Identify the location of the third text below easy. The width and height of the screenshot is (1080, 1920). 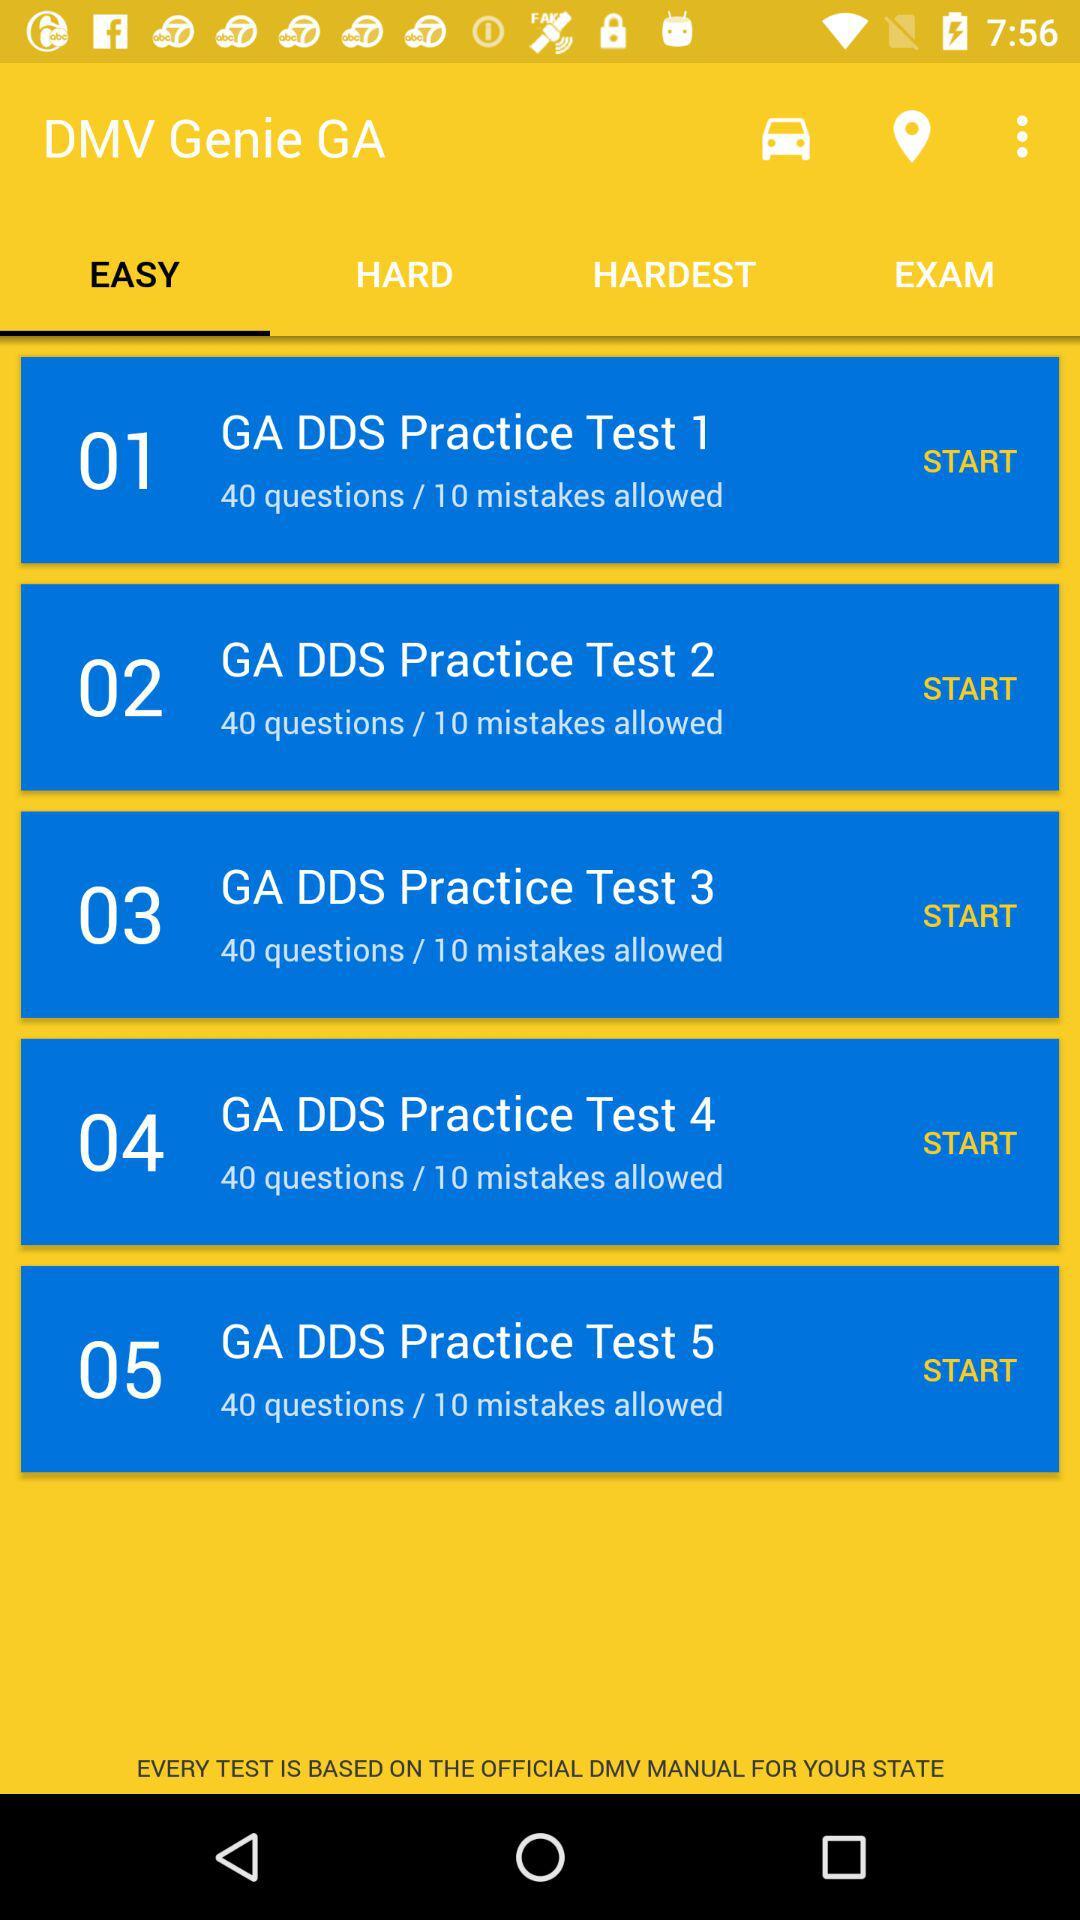
(540, 914).